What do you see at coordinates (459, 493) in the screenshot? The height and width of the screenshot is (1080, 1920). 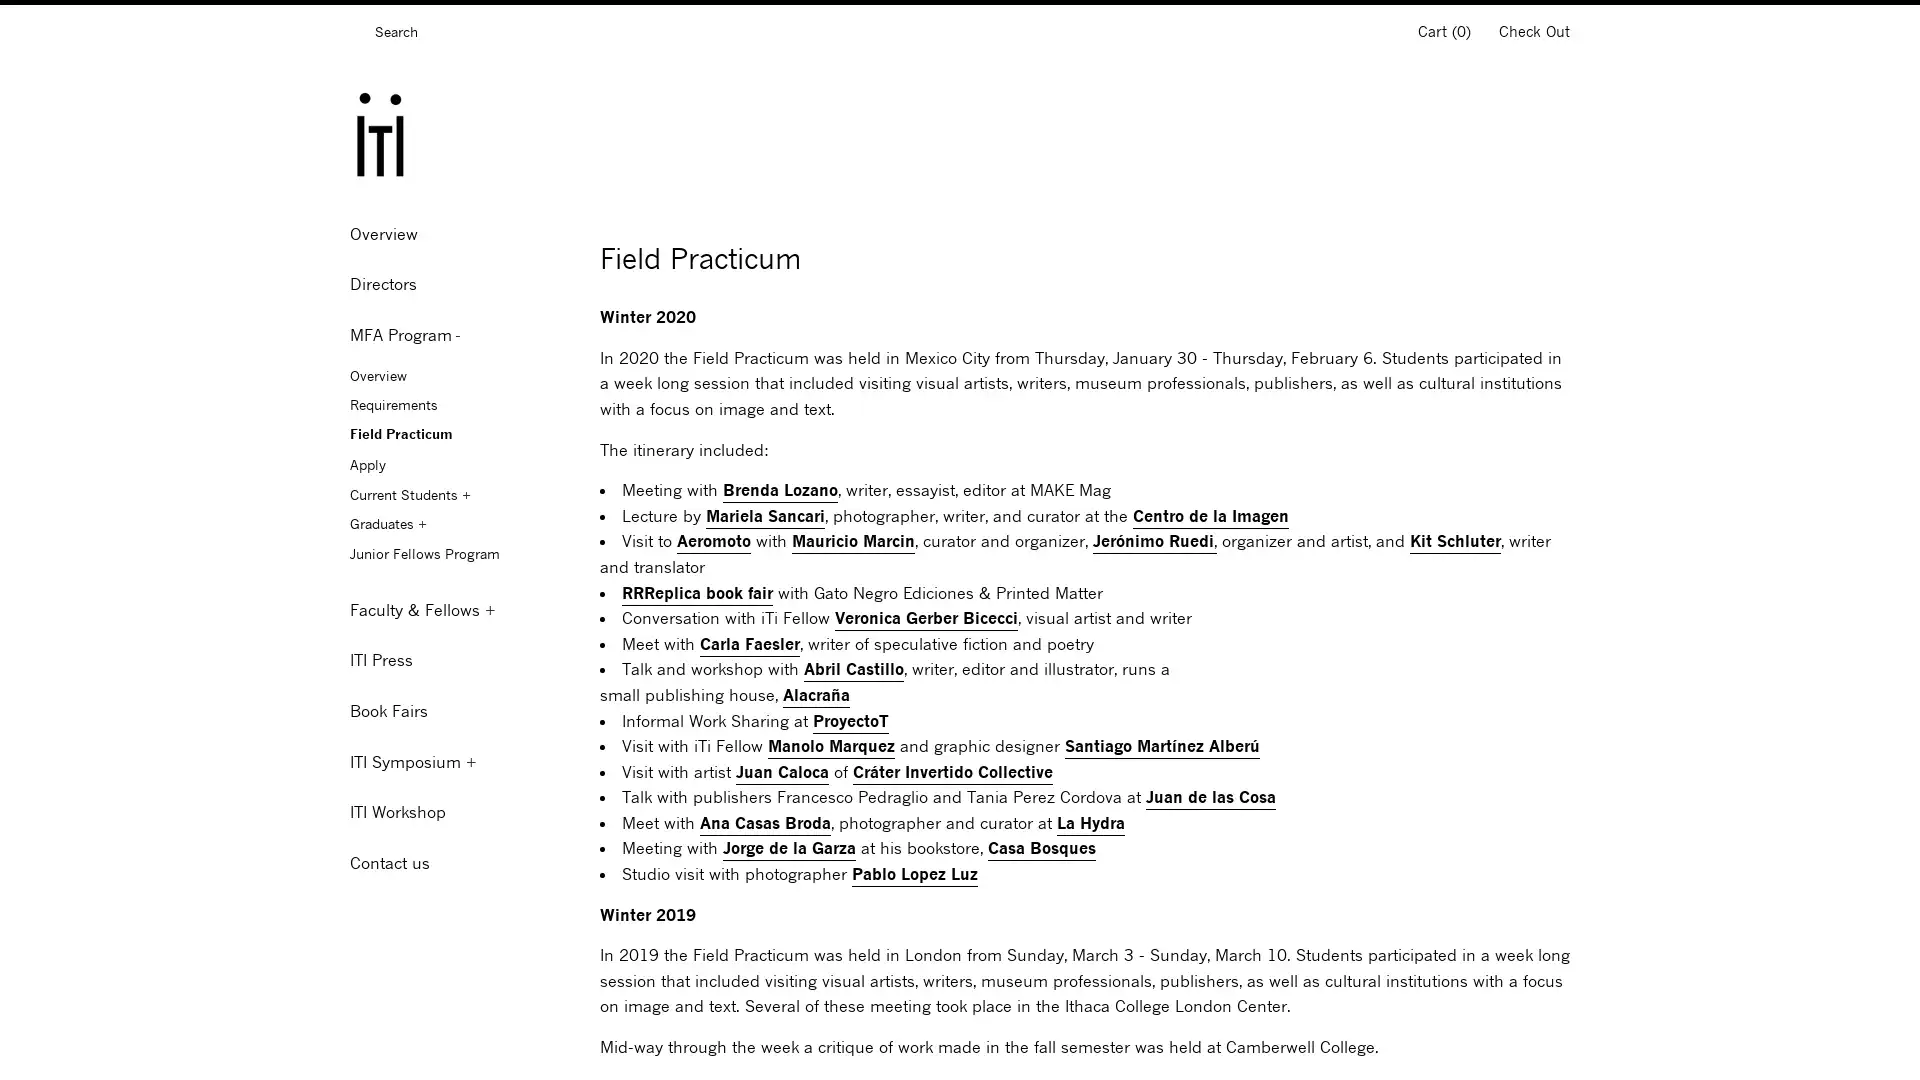 I see `Current Students` at bounding box center [459, 493].